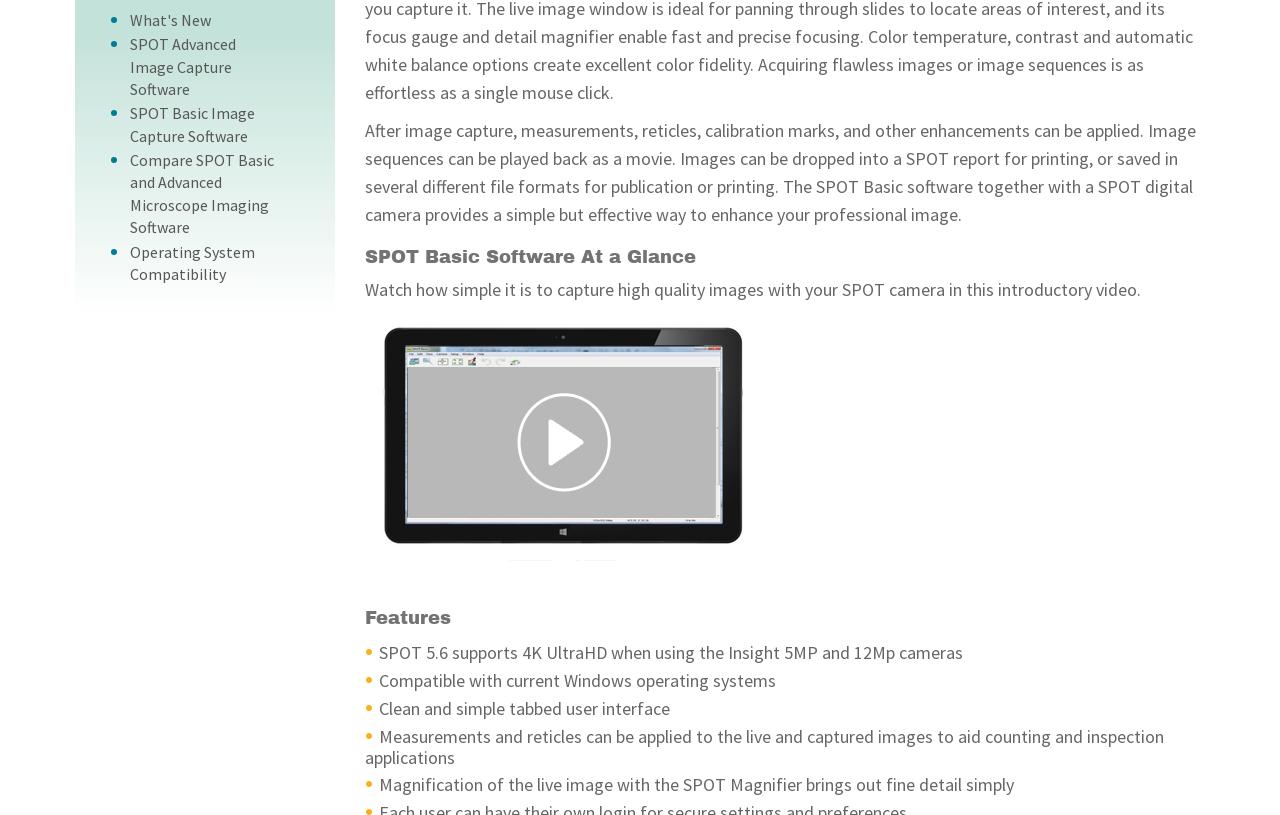 The width and height of the screenshot is (1280, 815). I want to click on 'Watch how simple it is to capture high quality images with your SPOT camera in this introductory video.', so click(365, 287).